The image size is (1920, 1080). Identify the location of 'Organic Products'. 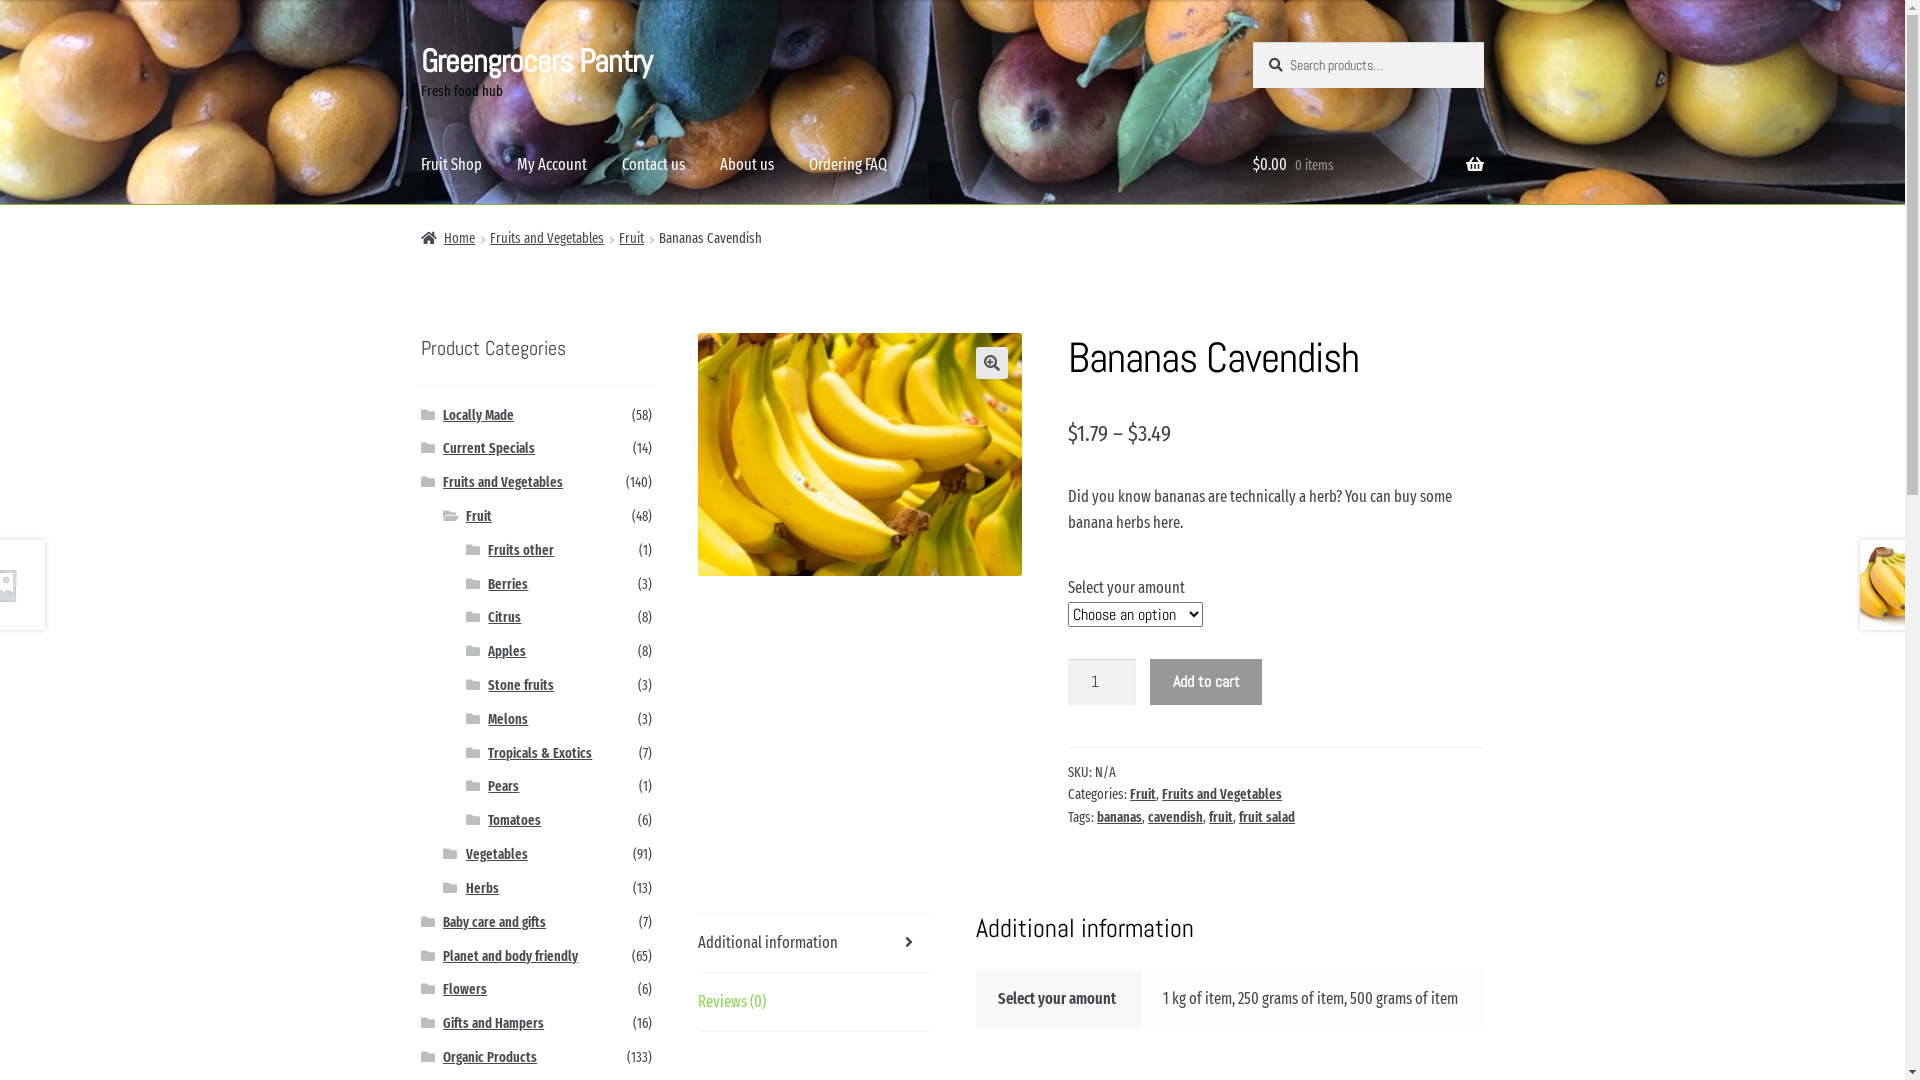
(489, 1056).